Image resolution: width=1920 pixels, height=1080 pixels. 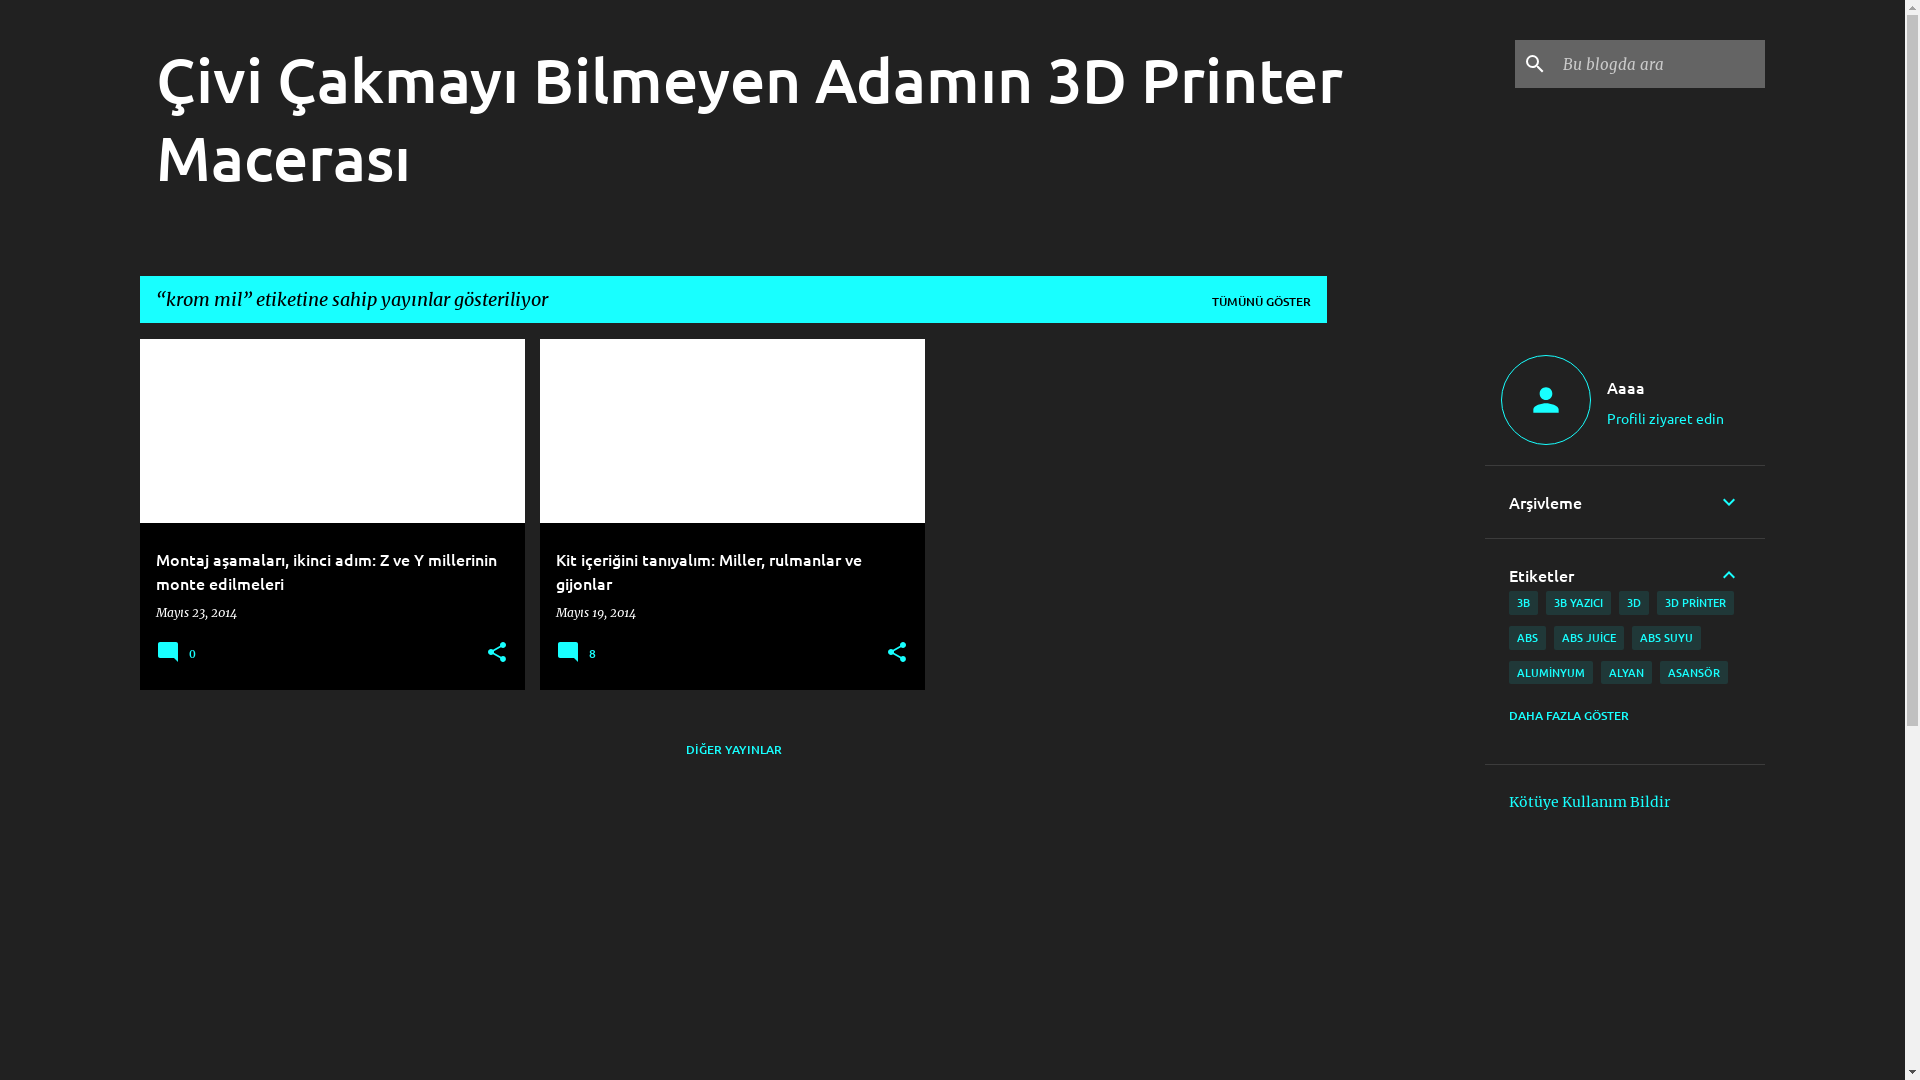 What do you see at coordinates (1587, 637) in the screenshot?
I see `'ABS JUICE'` at bounding box center [1587, 637].